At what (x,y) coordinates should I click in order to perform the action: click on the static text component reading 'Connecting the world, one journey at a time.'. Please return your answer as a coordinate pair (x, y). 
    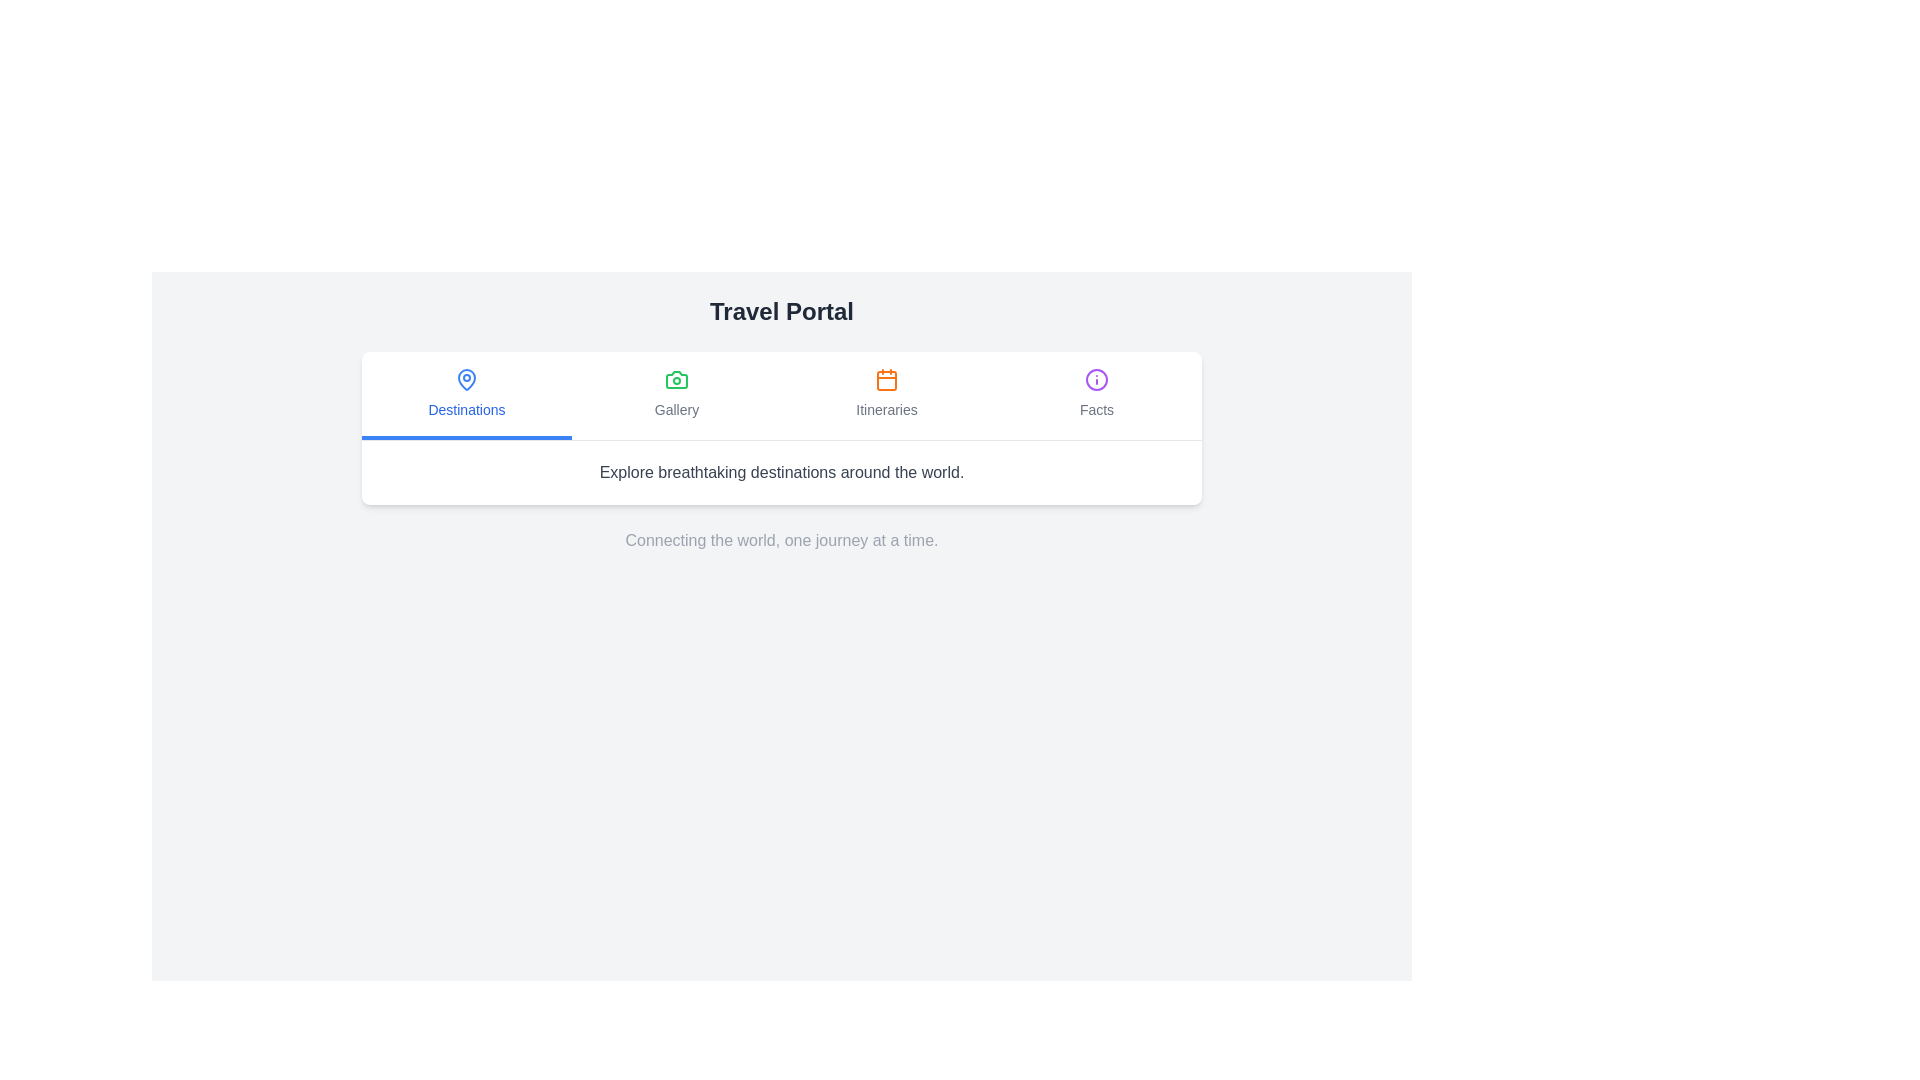
    Looking at the image, I should click on (781, 540).